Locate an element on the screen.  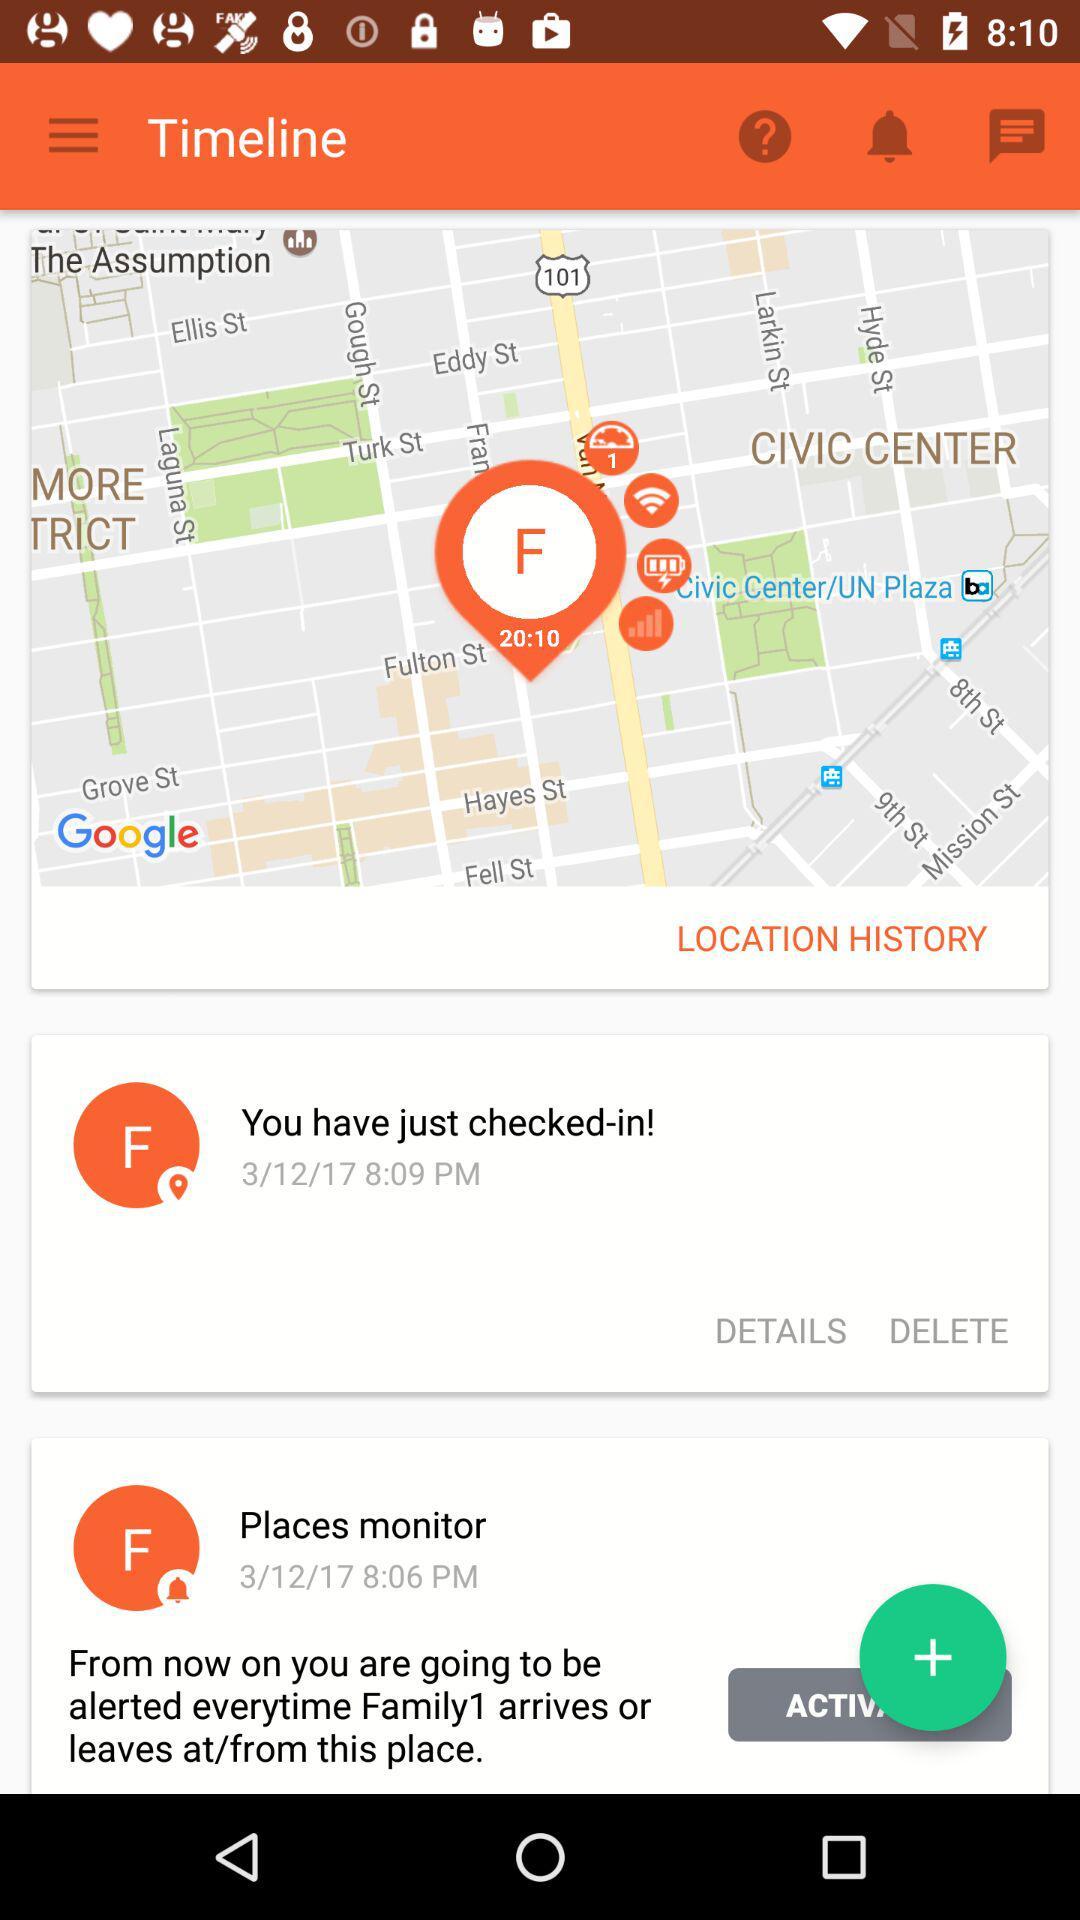
the item above the location history icon is located at coordinates (540, 558).